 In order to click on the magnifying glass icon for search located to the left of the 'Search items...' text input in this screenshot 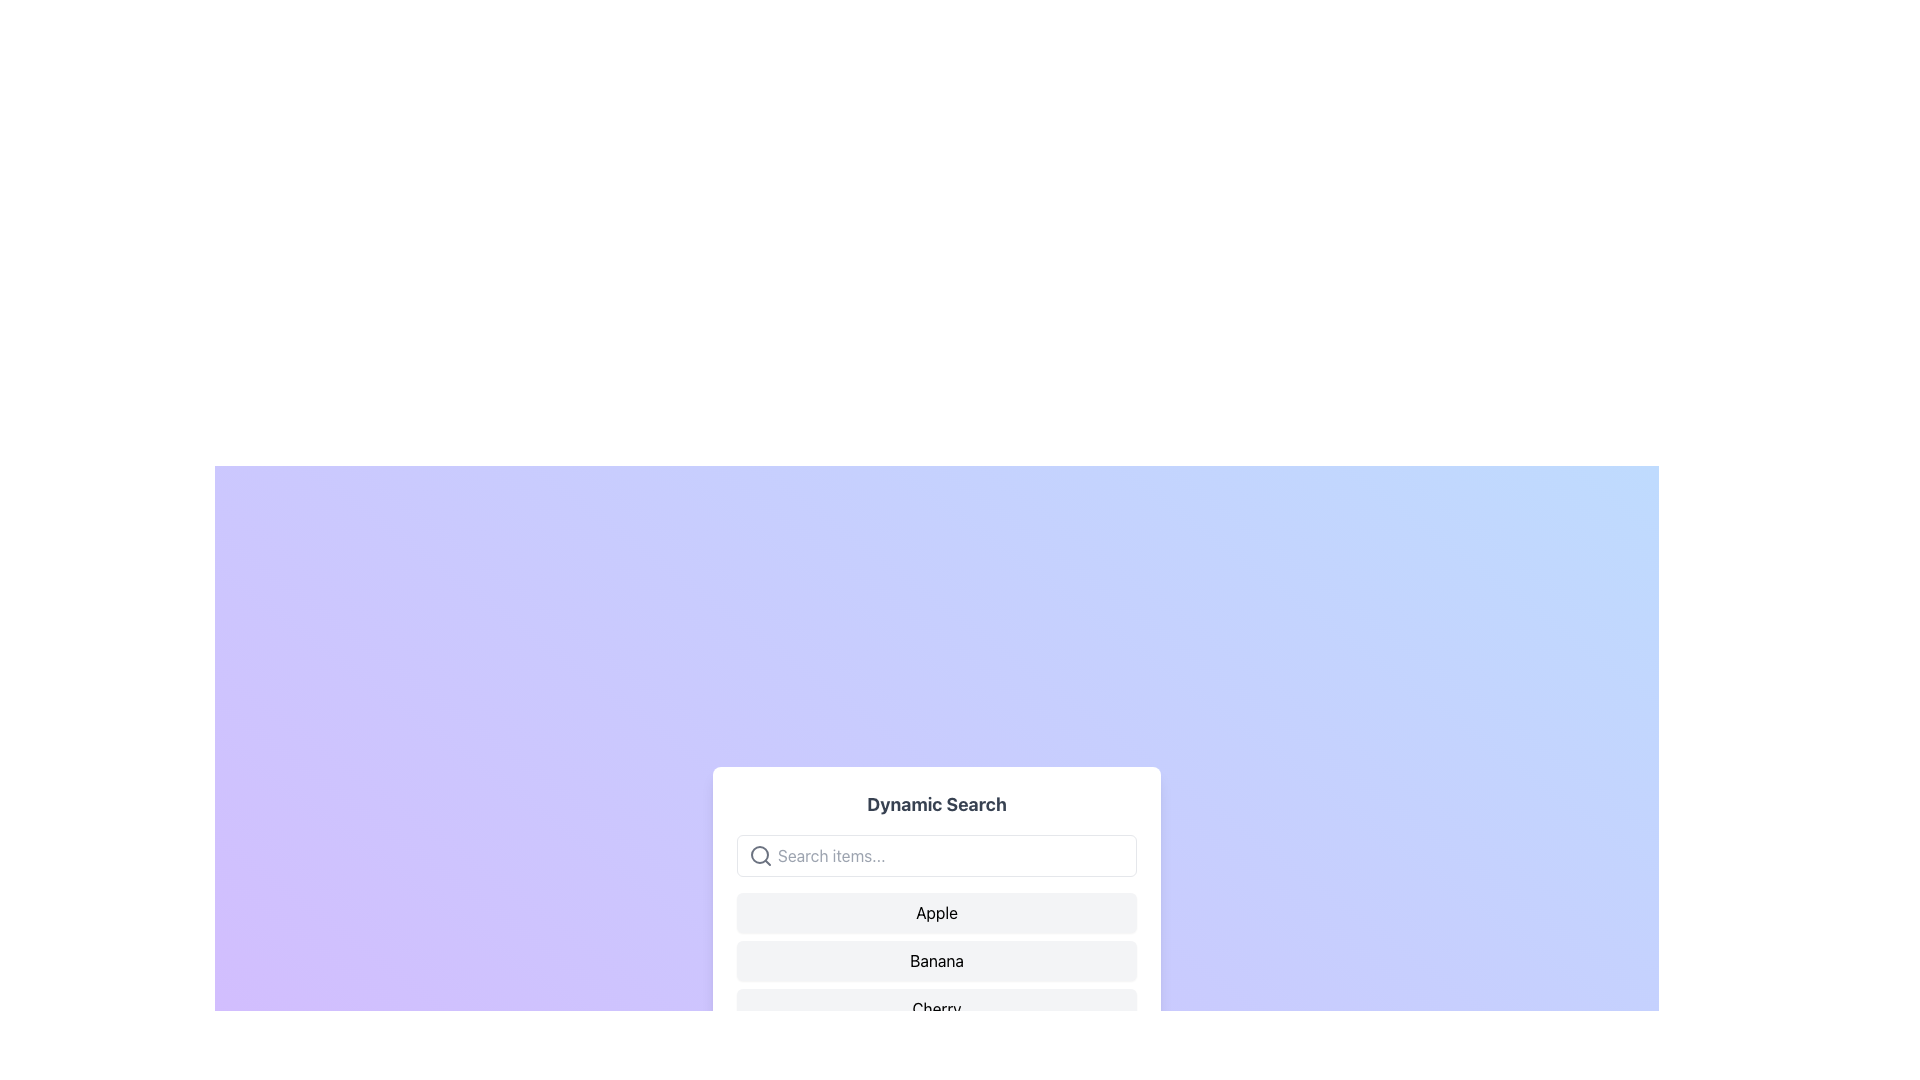, I will do `click(760, 855)`.